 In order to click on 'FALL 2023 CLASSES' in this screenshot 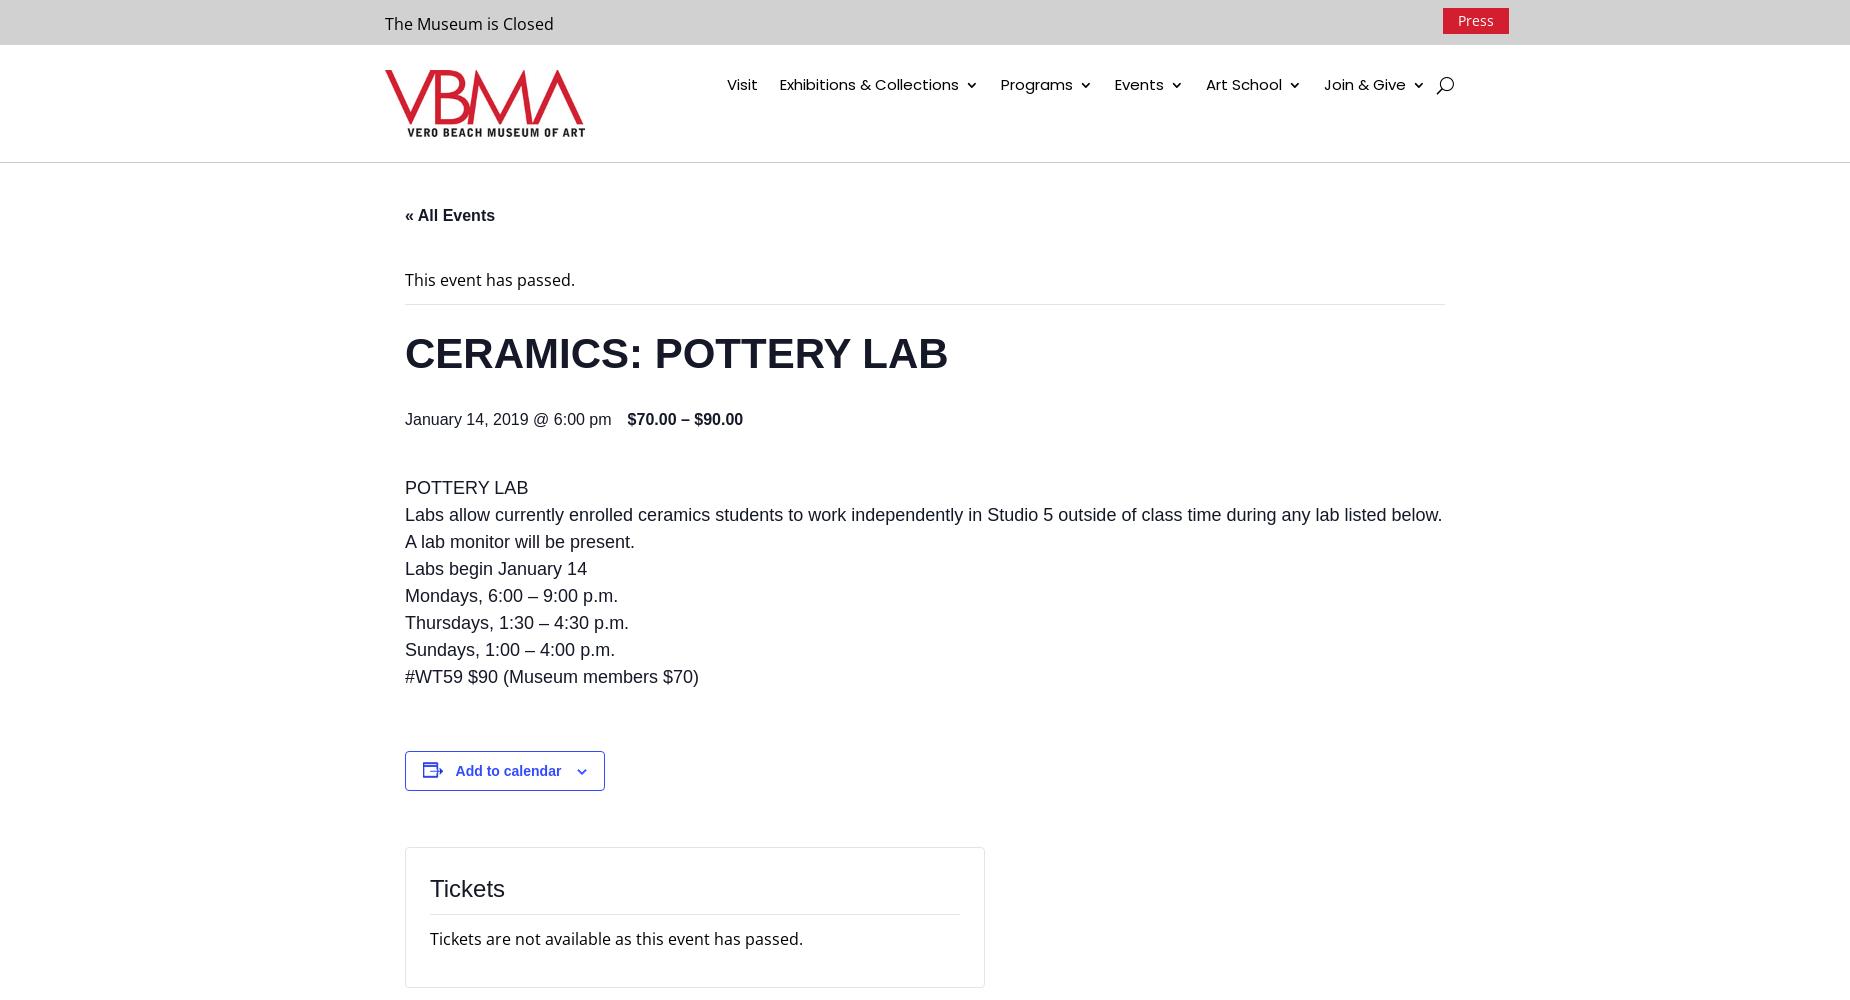, I will do `click(1304, 126)`.